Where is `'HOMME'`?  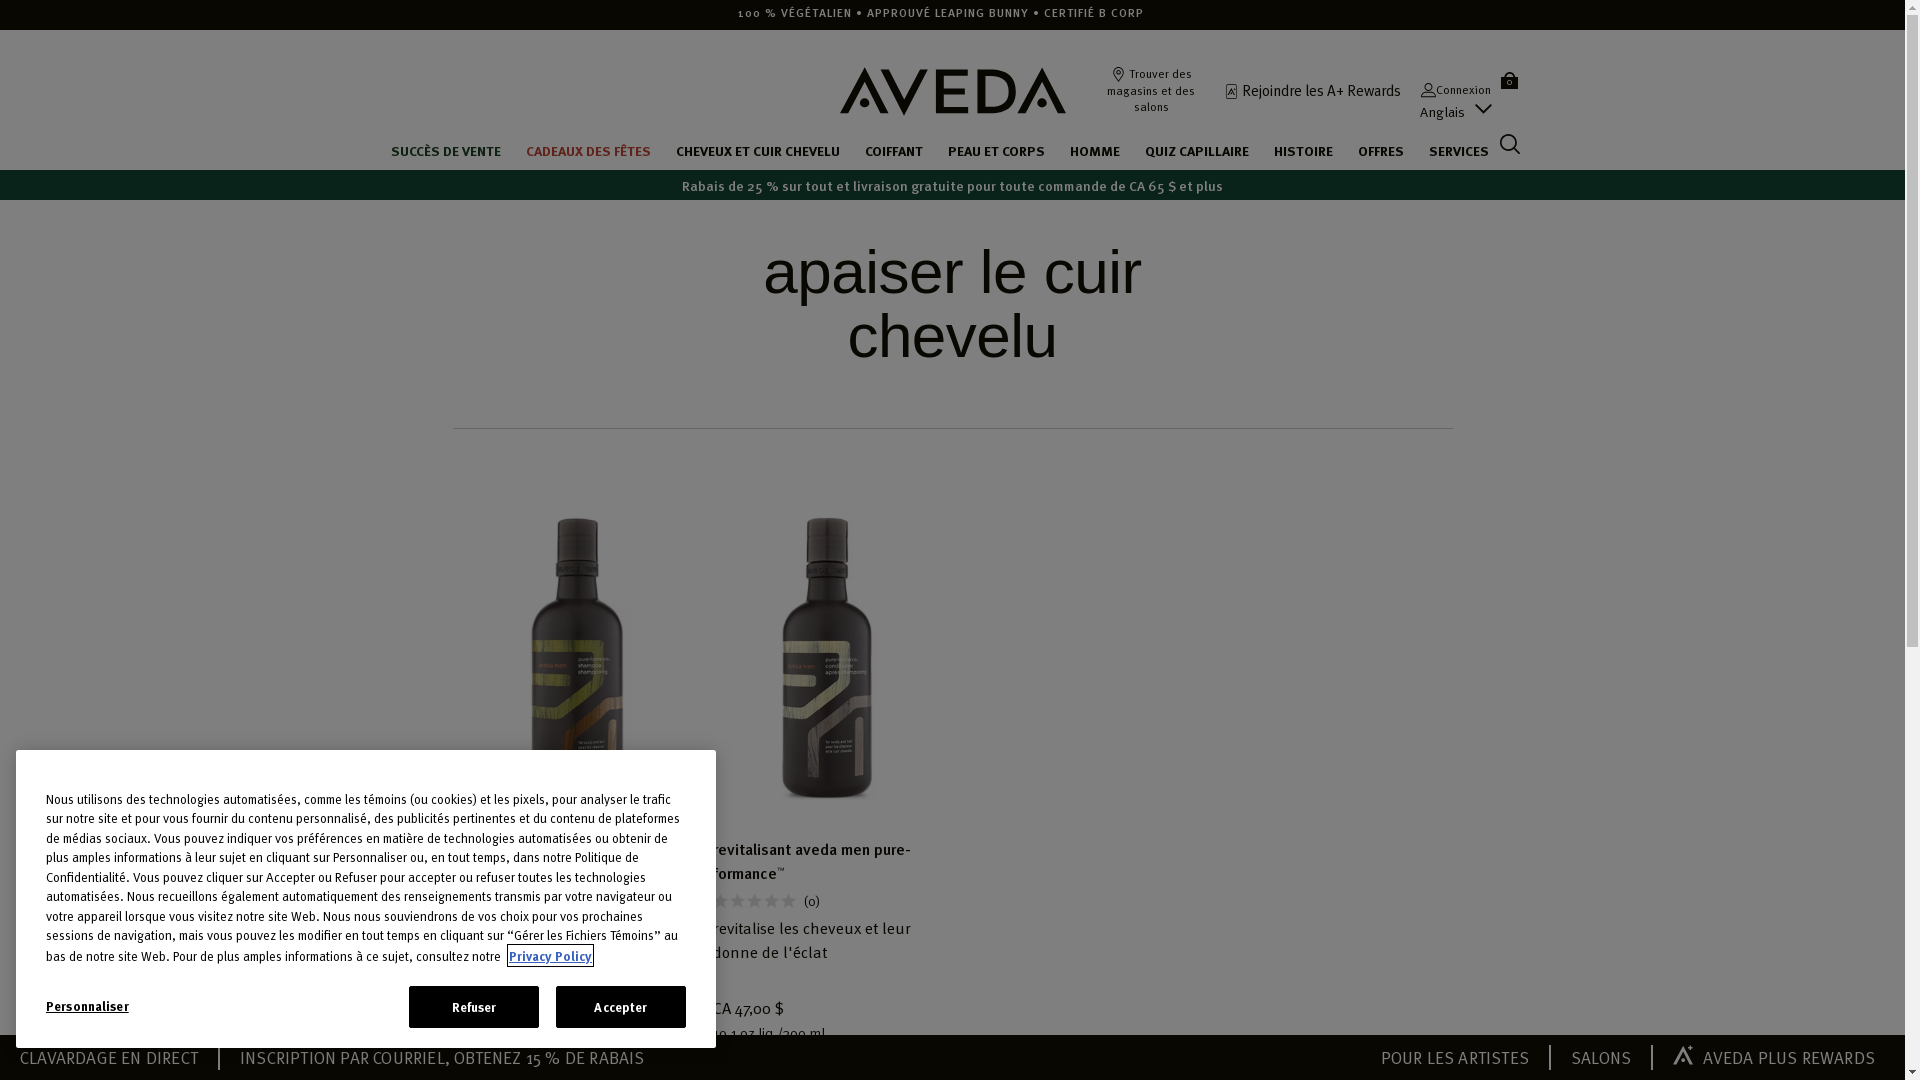
'HOMME' is located at coordinates (1093, 149).